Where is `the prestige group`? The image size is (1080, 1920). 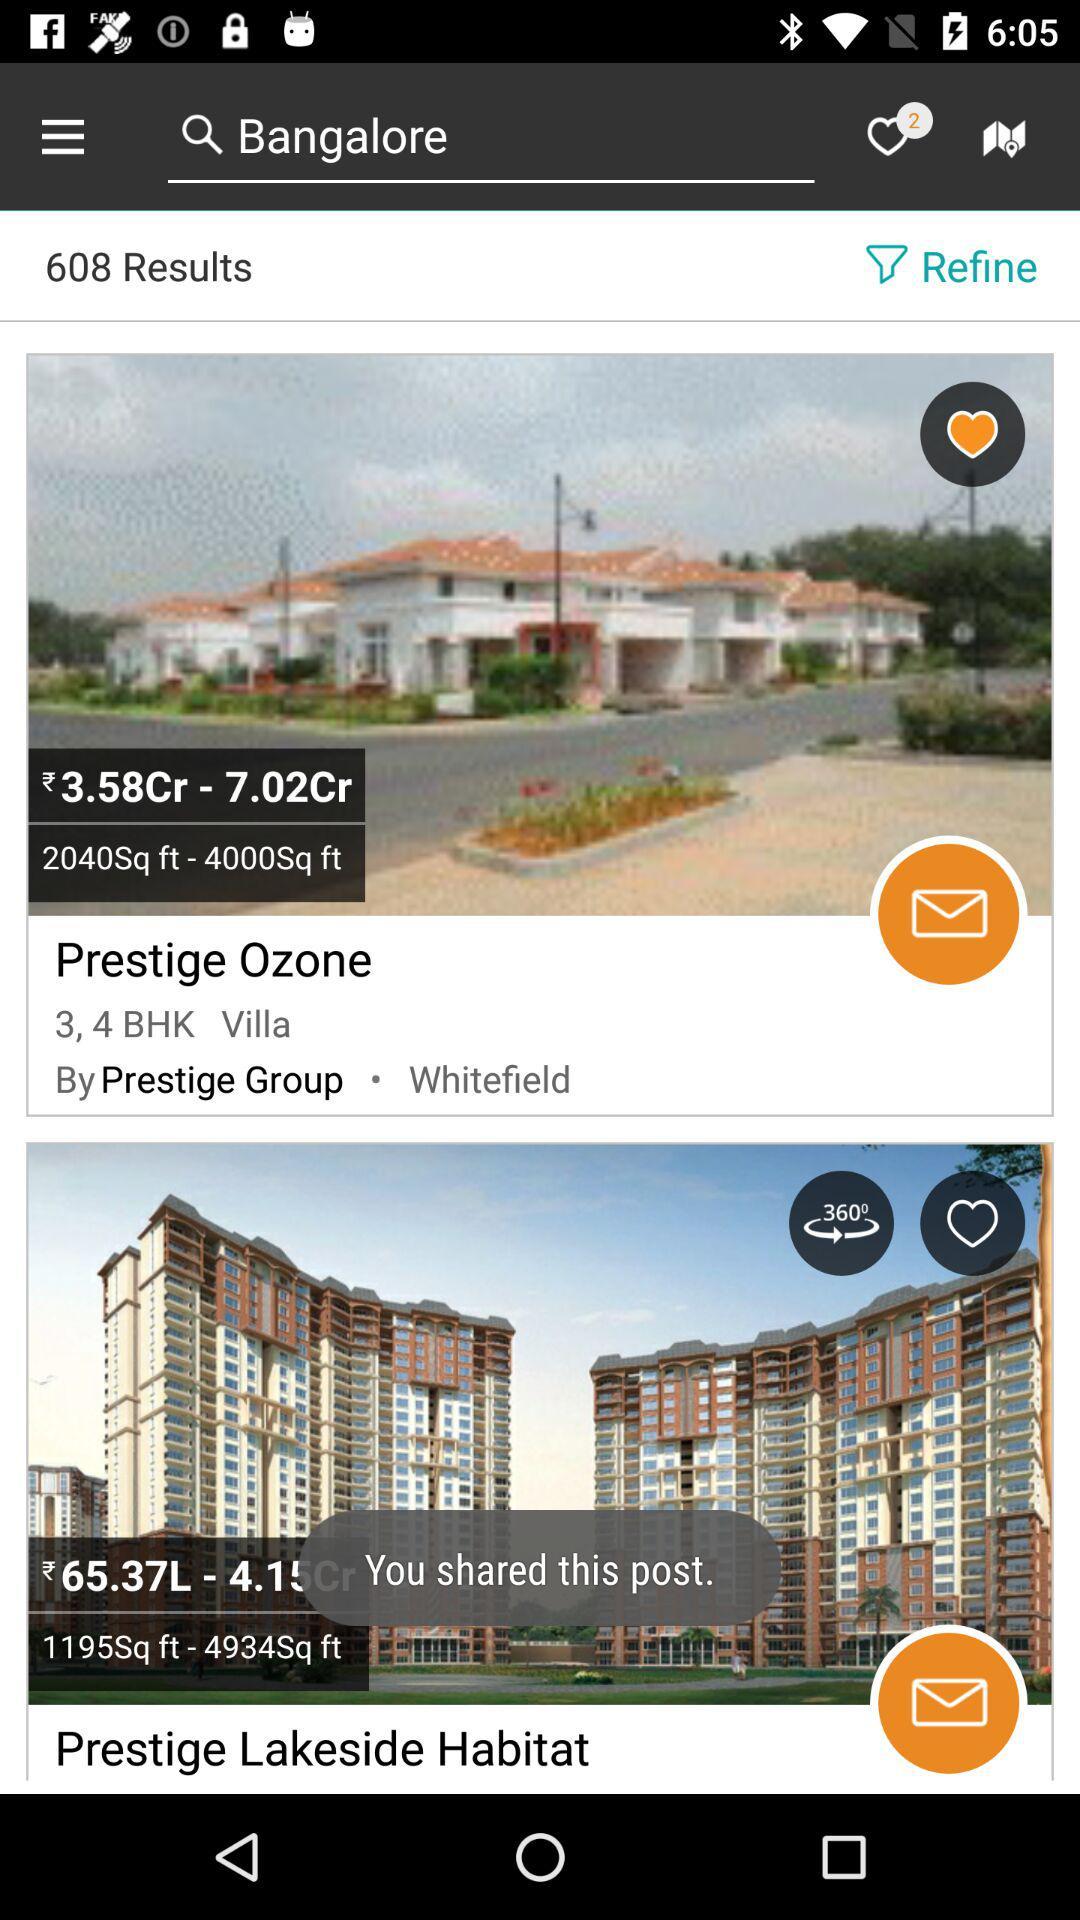 the prestige group is located at coordinates (222, 1077).